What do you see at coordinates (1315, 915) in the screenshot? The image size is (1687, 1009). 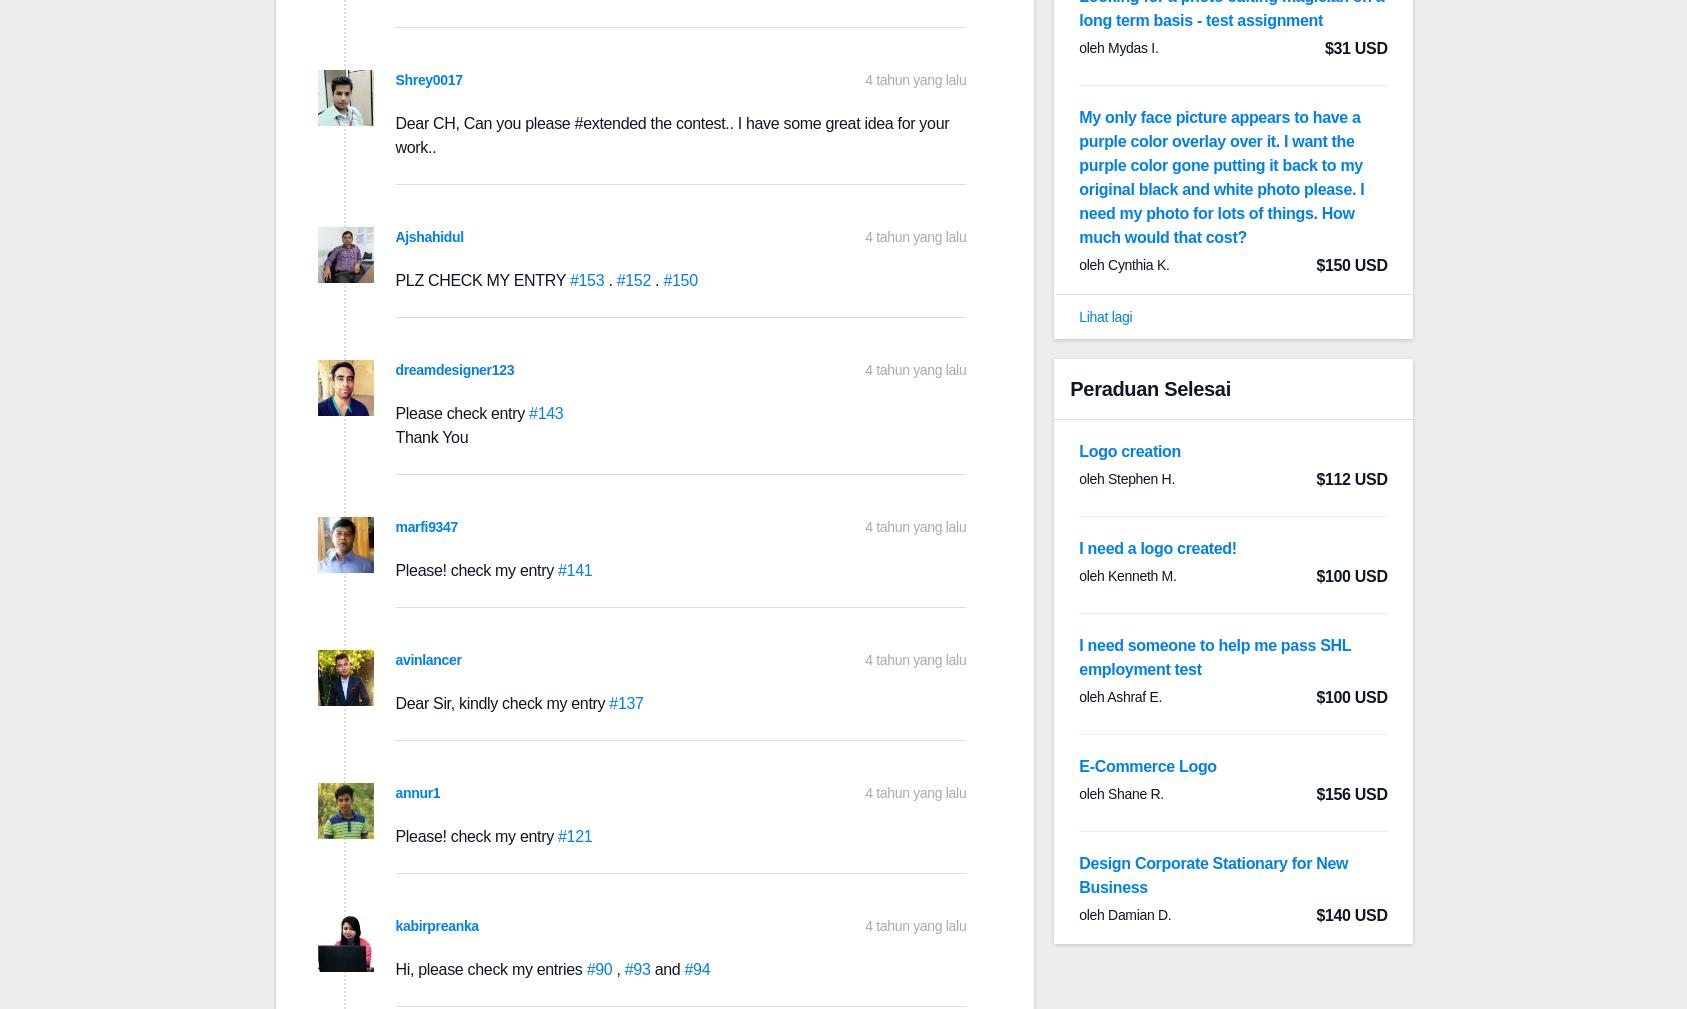 I see `'$140 USD'` at bounding box center [1315, 915].